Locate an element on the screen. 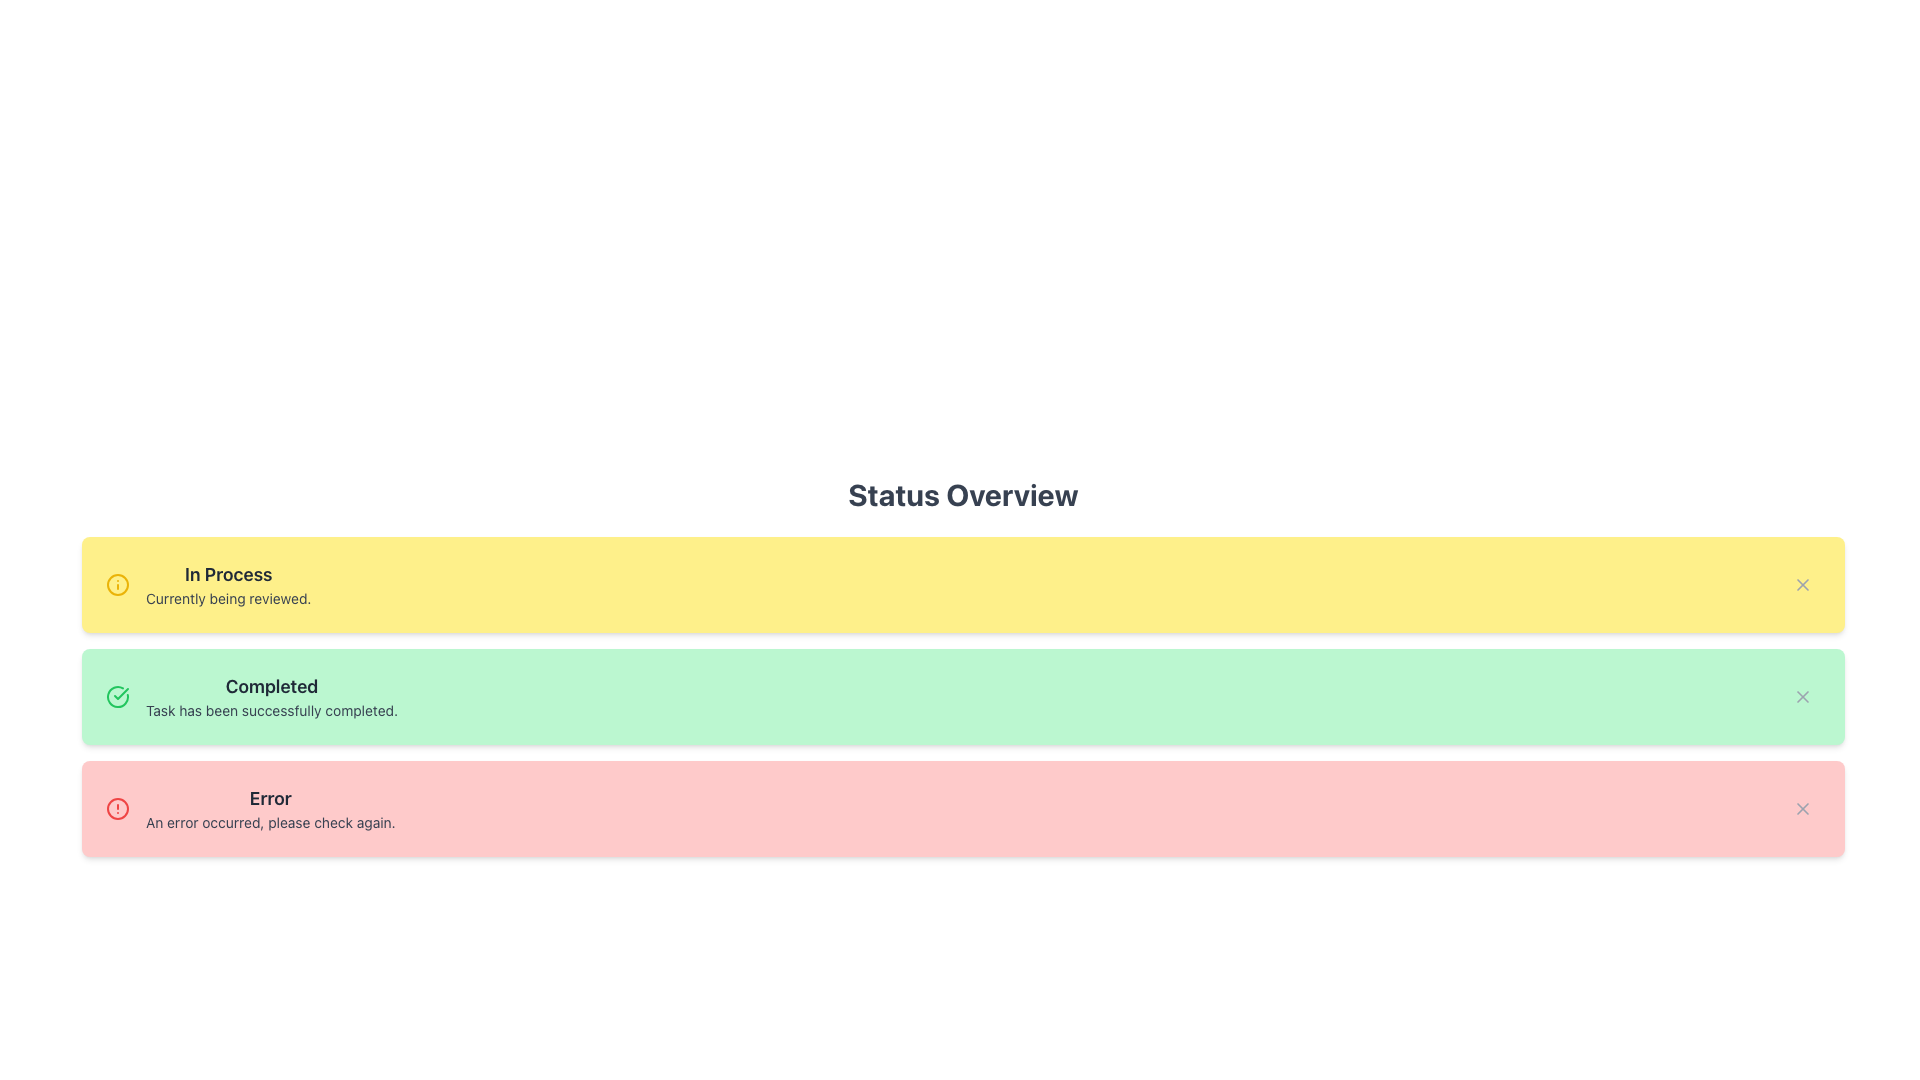 This screenshot has width=1920, height=1080. text label that says 'Task has been successfully completed.' which is styled in gray and located below the 'Completed' label in the status card layout is located at coordinates (271, 709).